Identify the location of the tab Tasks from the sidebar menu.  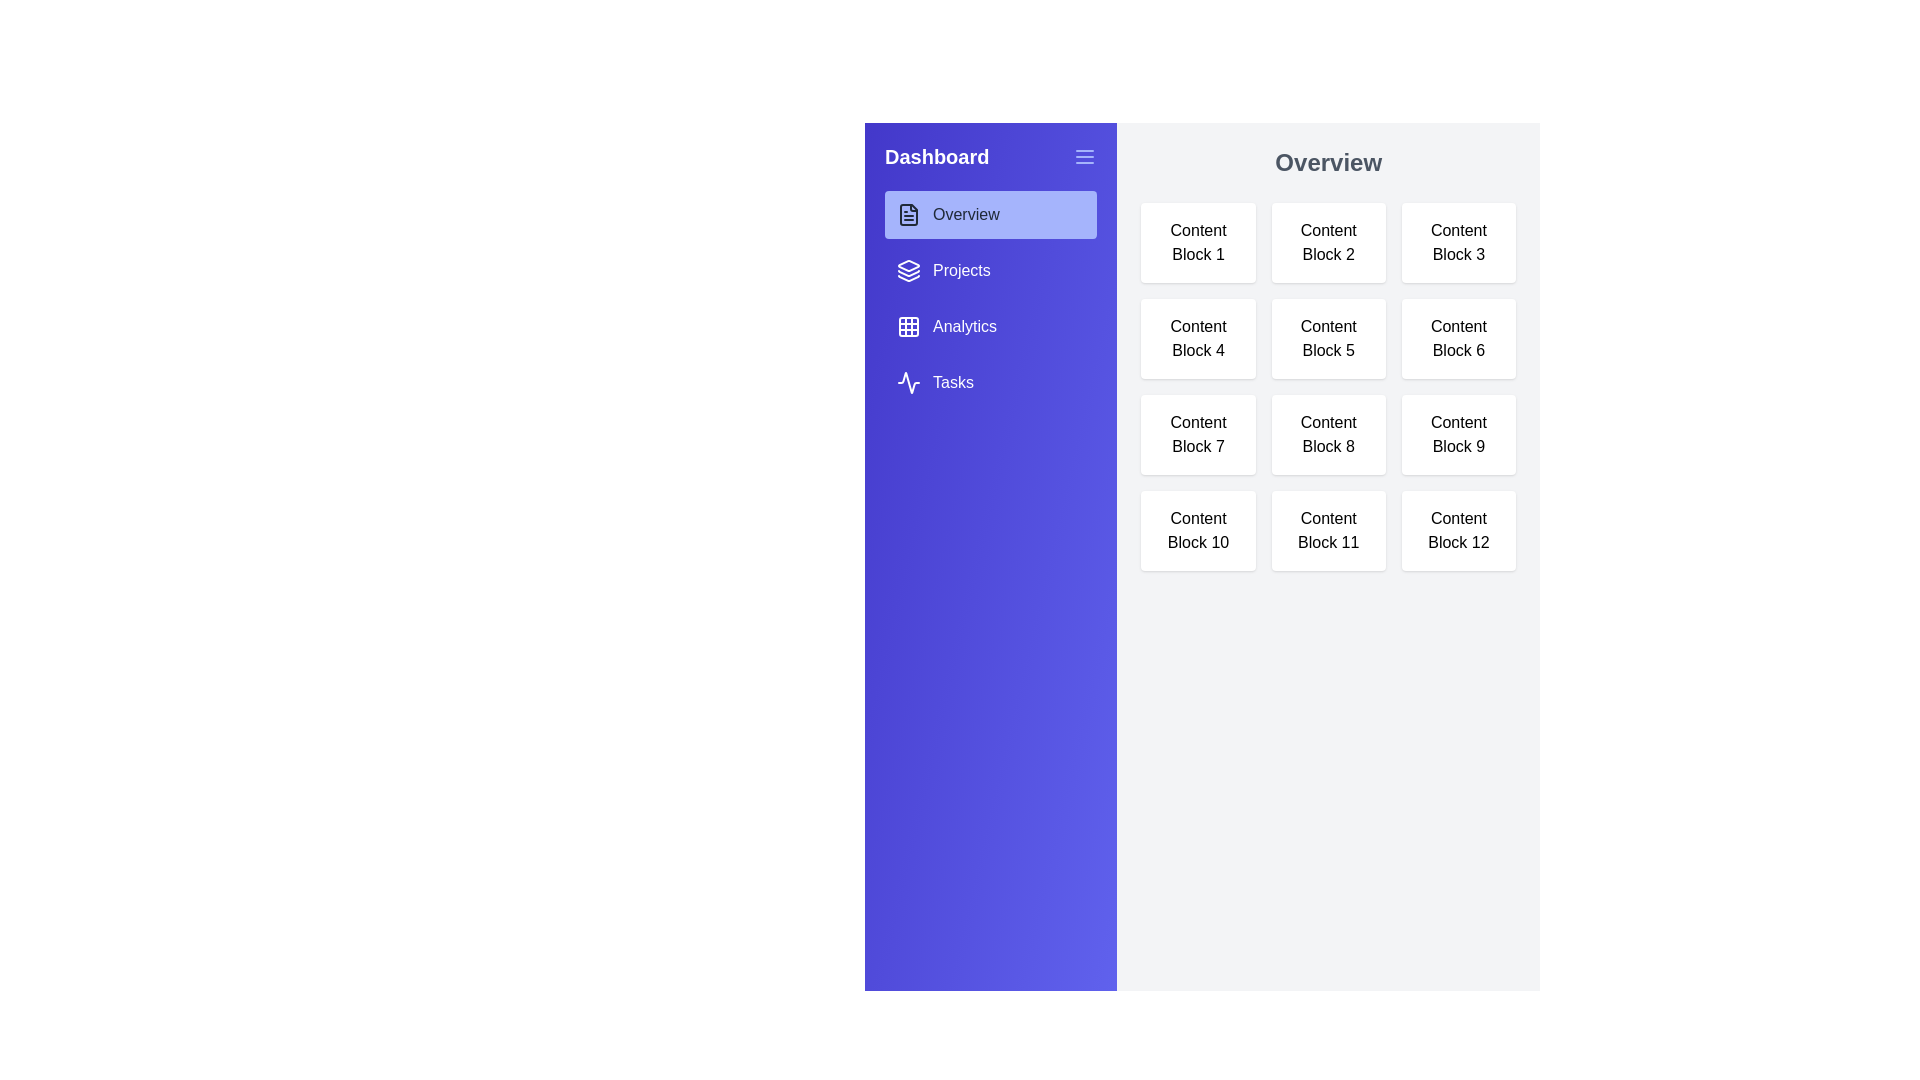
(990, 382).